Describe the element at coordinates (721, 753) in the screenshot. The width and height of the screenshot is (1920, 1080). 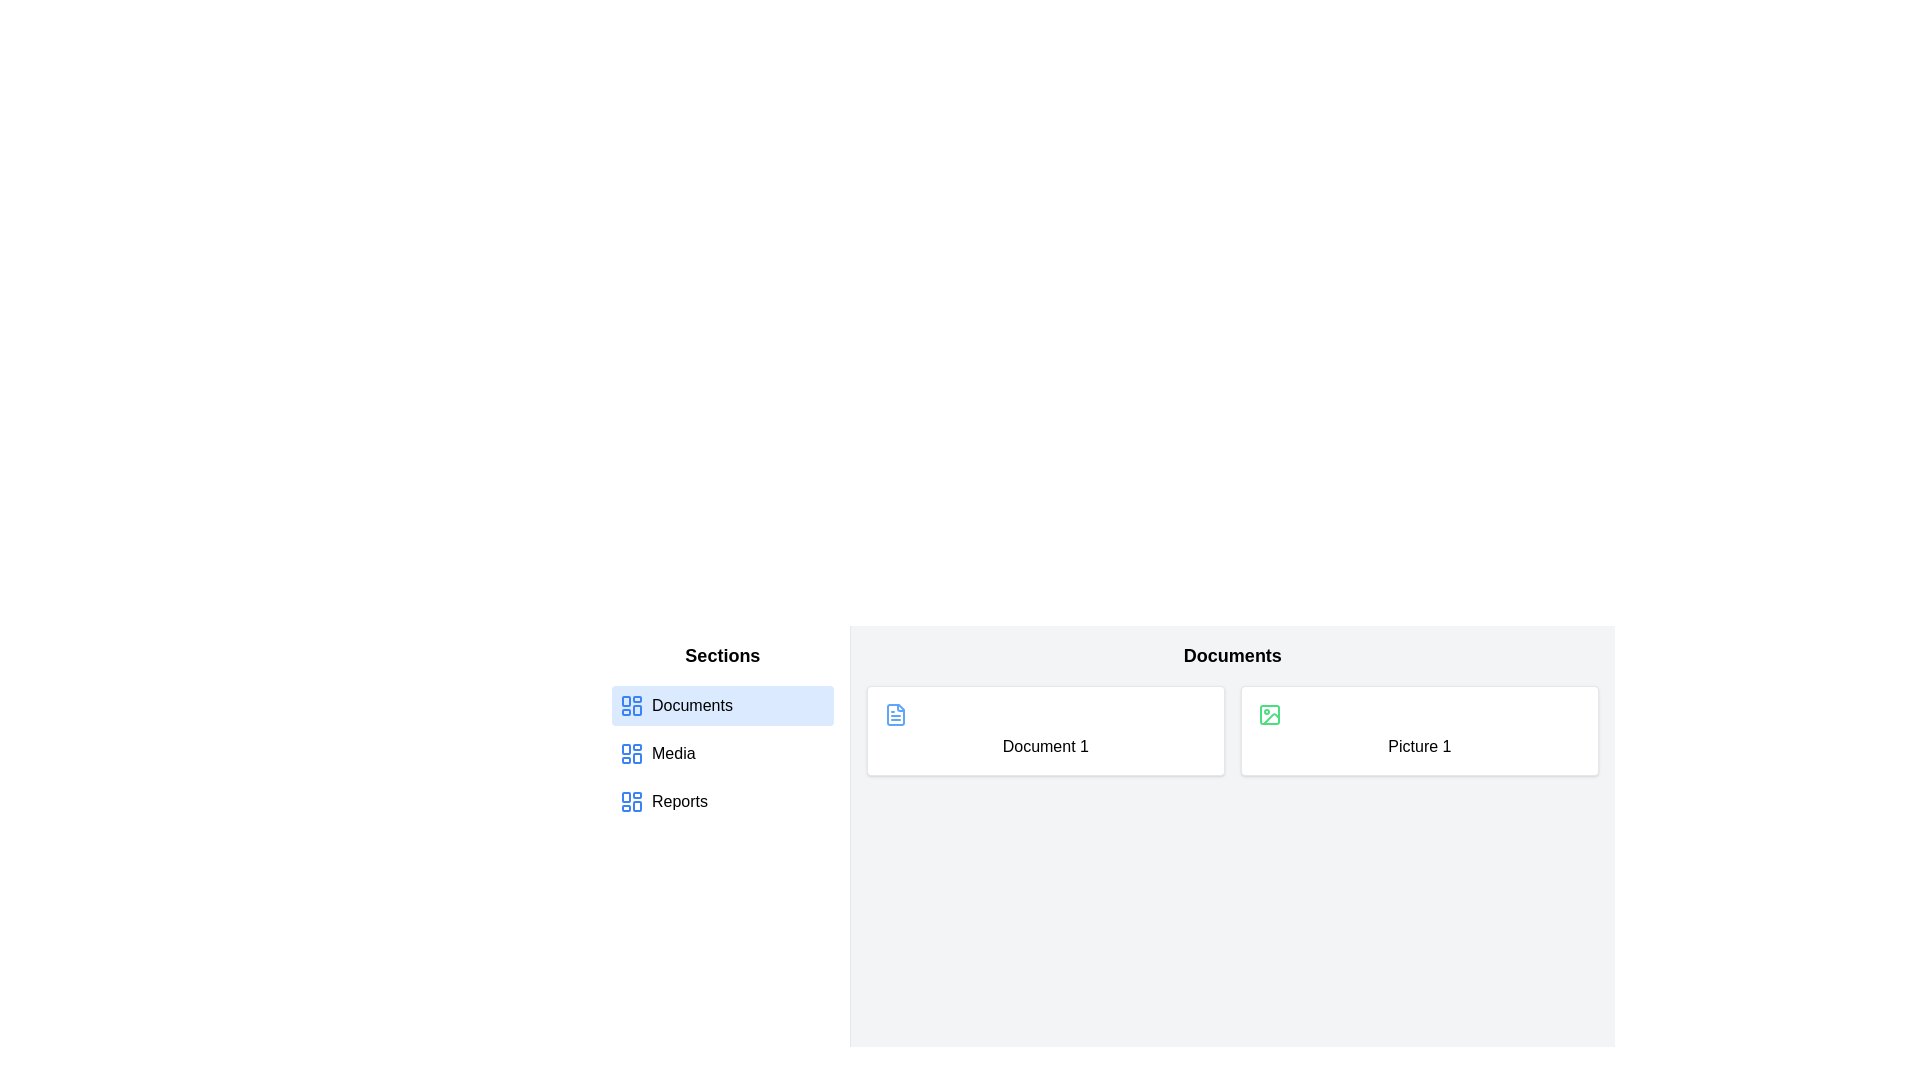
I see `the second selectable list item labeled 'Media'` at that location.